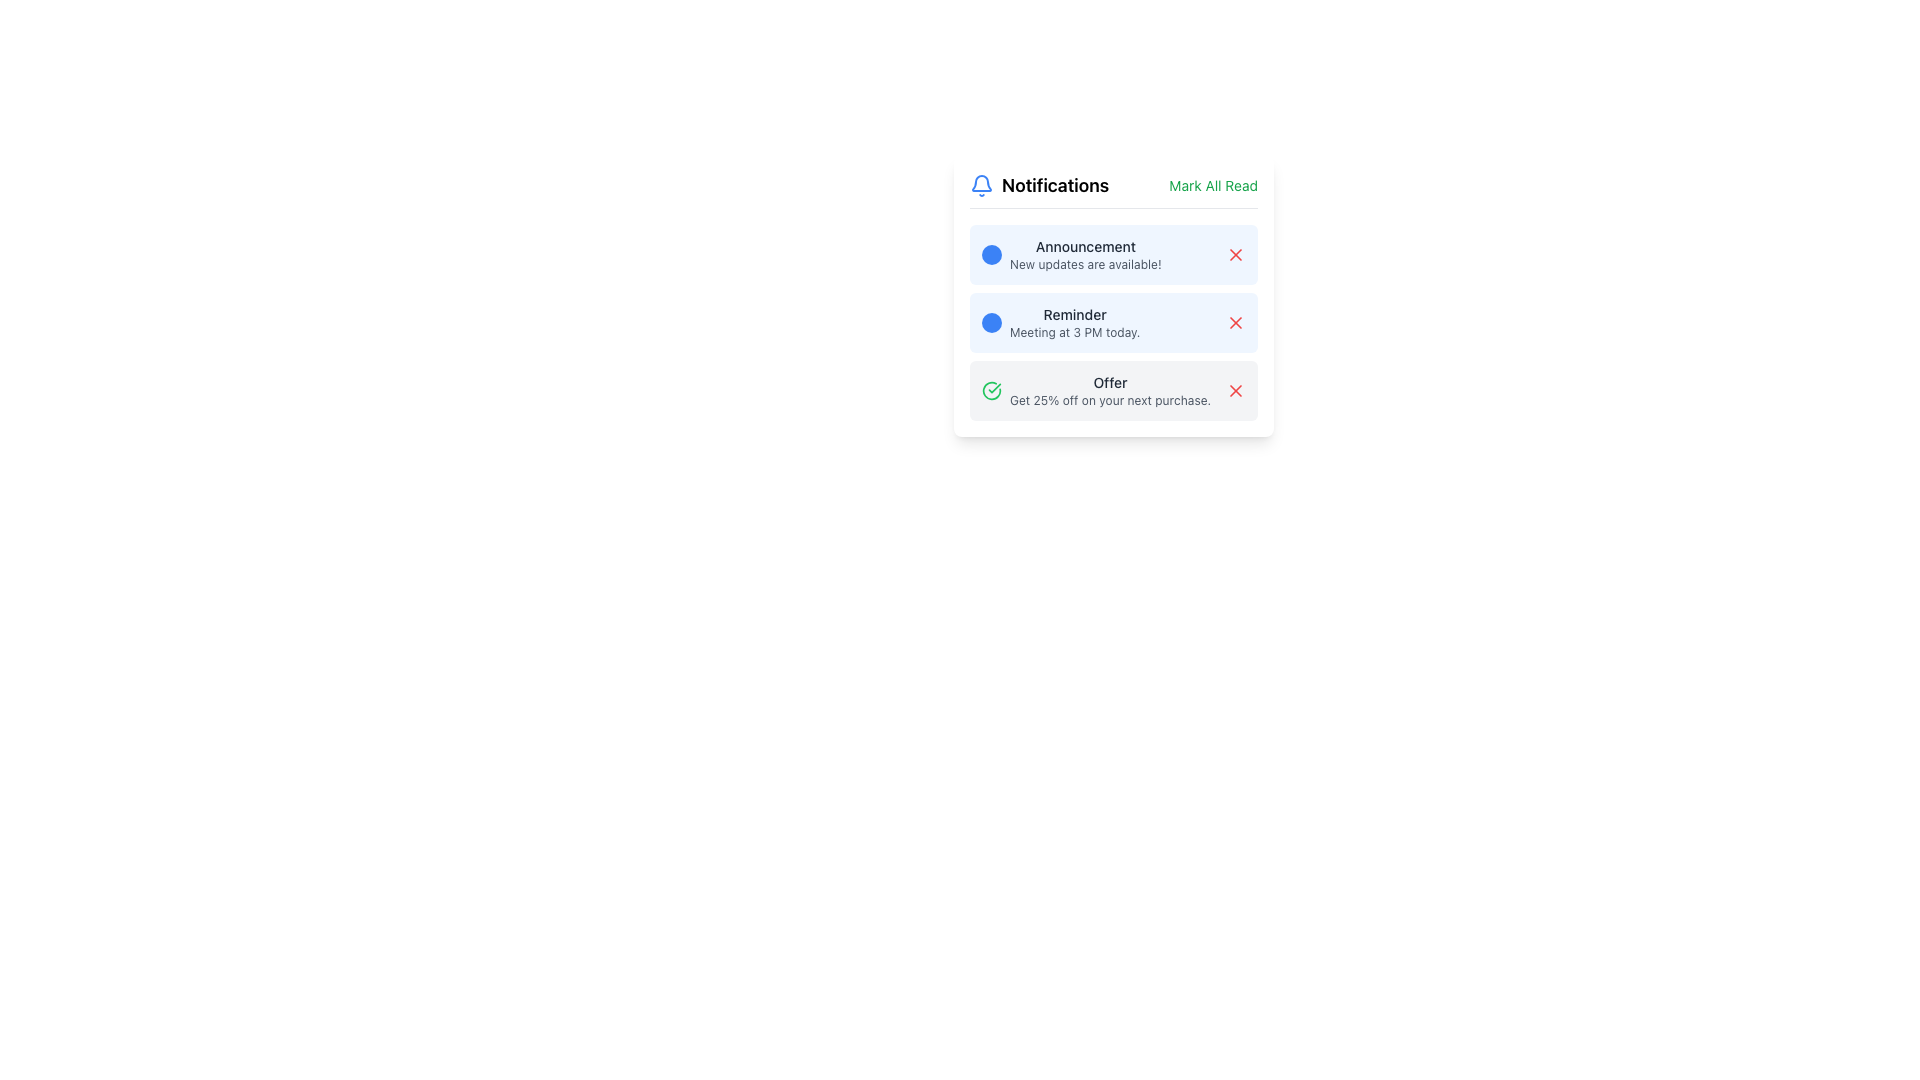 The height and width of the screenshot is (1080, 1920). Describe the element at coordinates (1212, 185) in the screenshot. I see `the 'Mark All as Read' button located at the top-right corner of the 'Notifications' section` at that location.